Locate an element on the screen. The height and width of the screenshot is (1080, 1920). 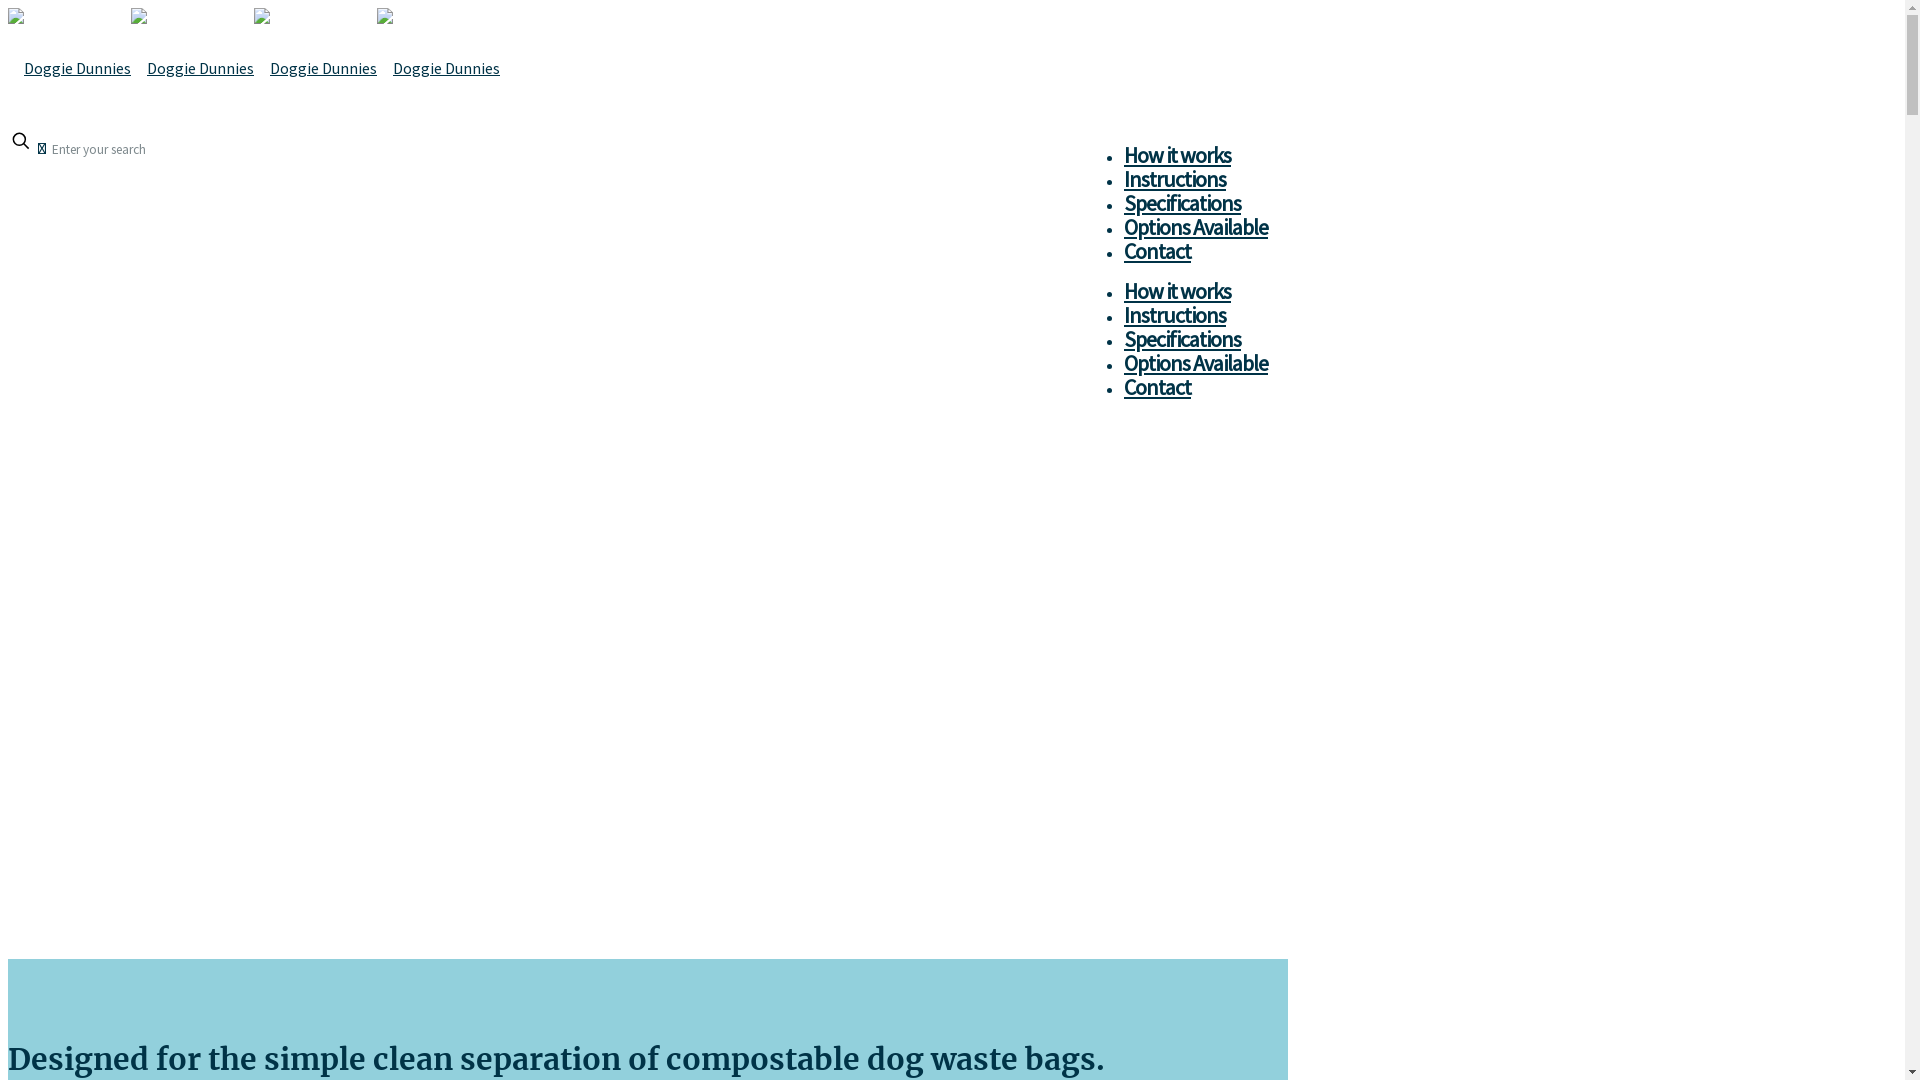
'Specifications' is located at coordinates (1182, 338).